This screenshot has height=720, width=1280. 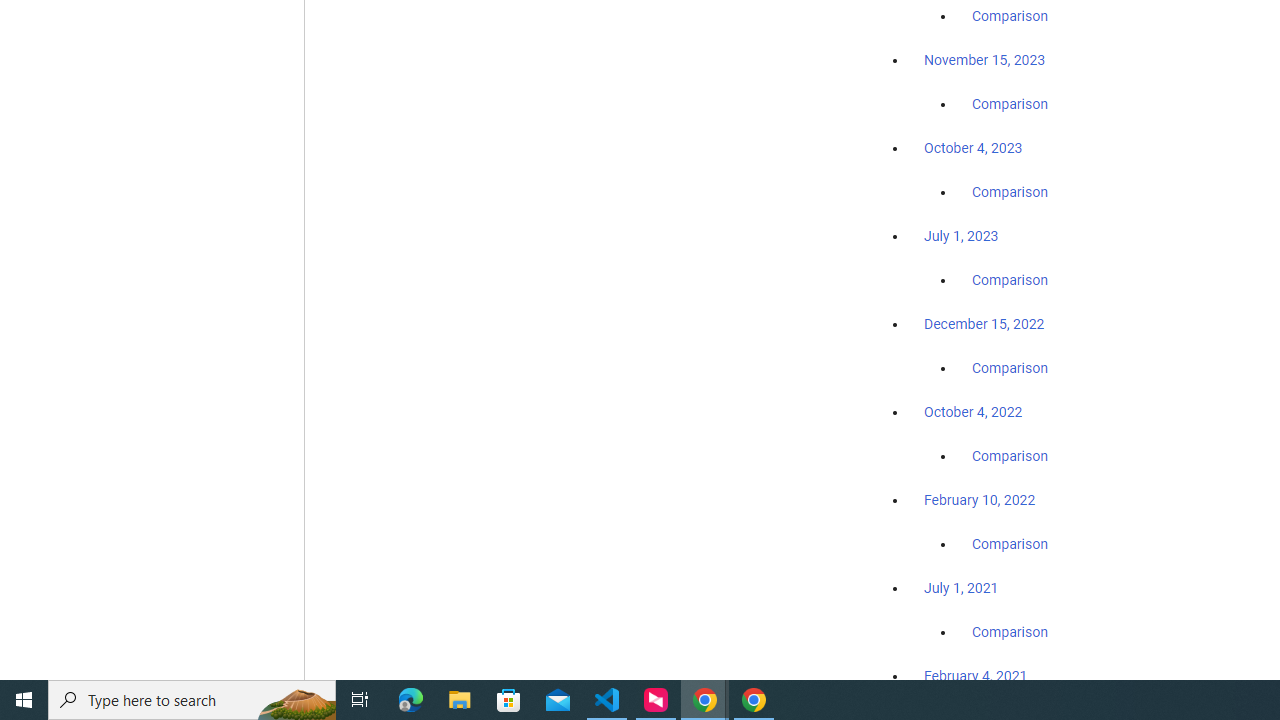 What do you see at coordinates (979, 499) in the screenshot?
I see `'February 10, 2022'` at bounding box center [979, 499].